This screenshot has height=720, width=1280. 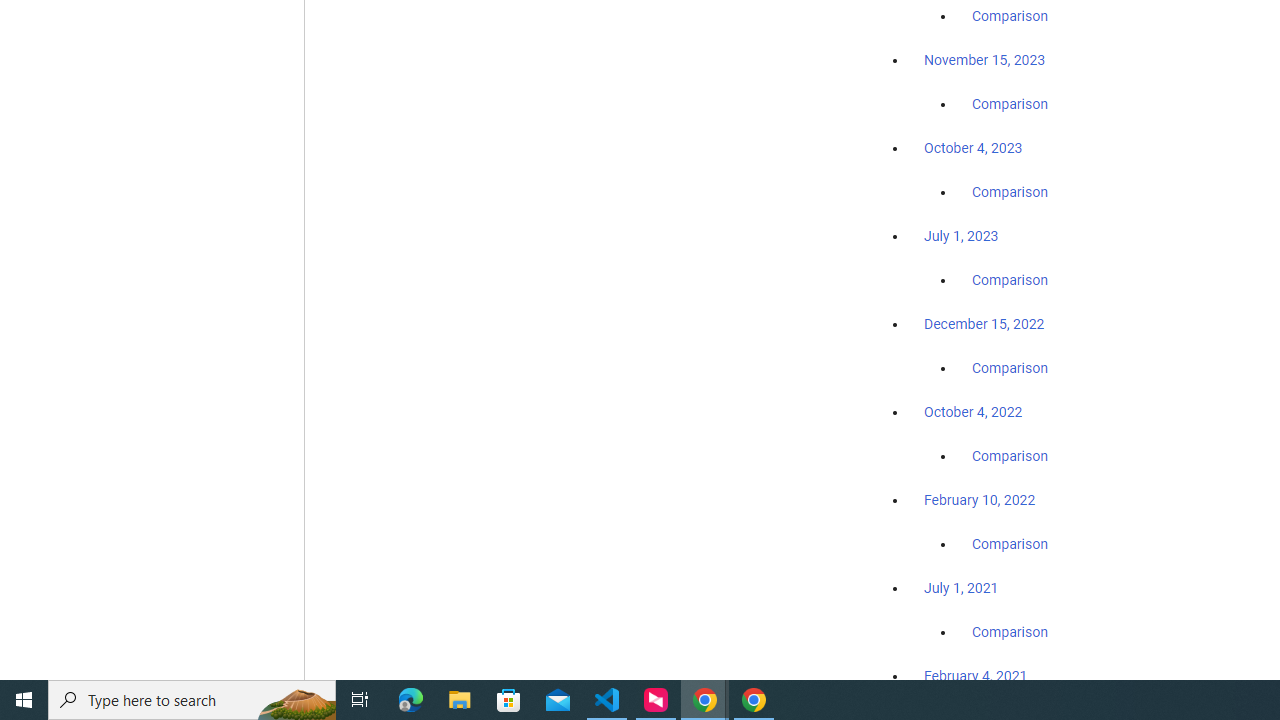 What do you see at coordinates (979, 499) in the screenshot?
I see `'February 10, 2022'` at bounding box center [979, 499].